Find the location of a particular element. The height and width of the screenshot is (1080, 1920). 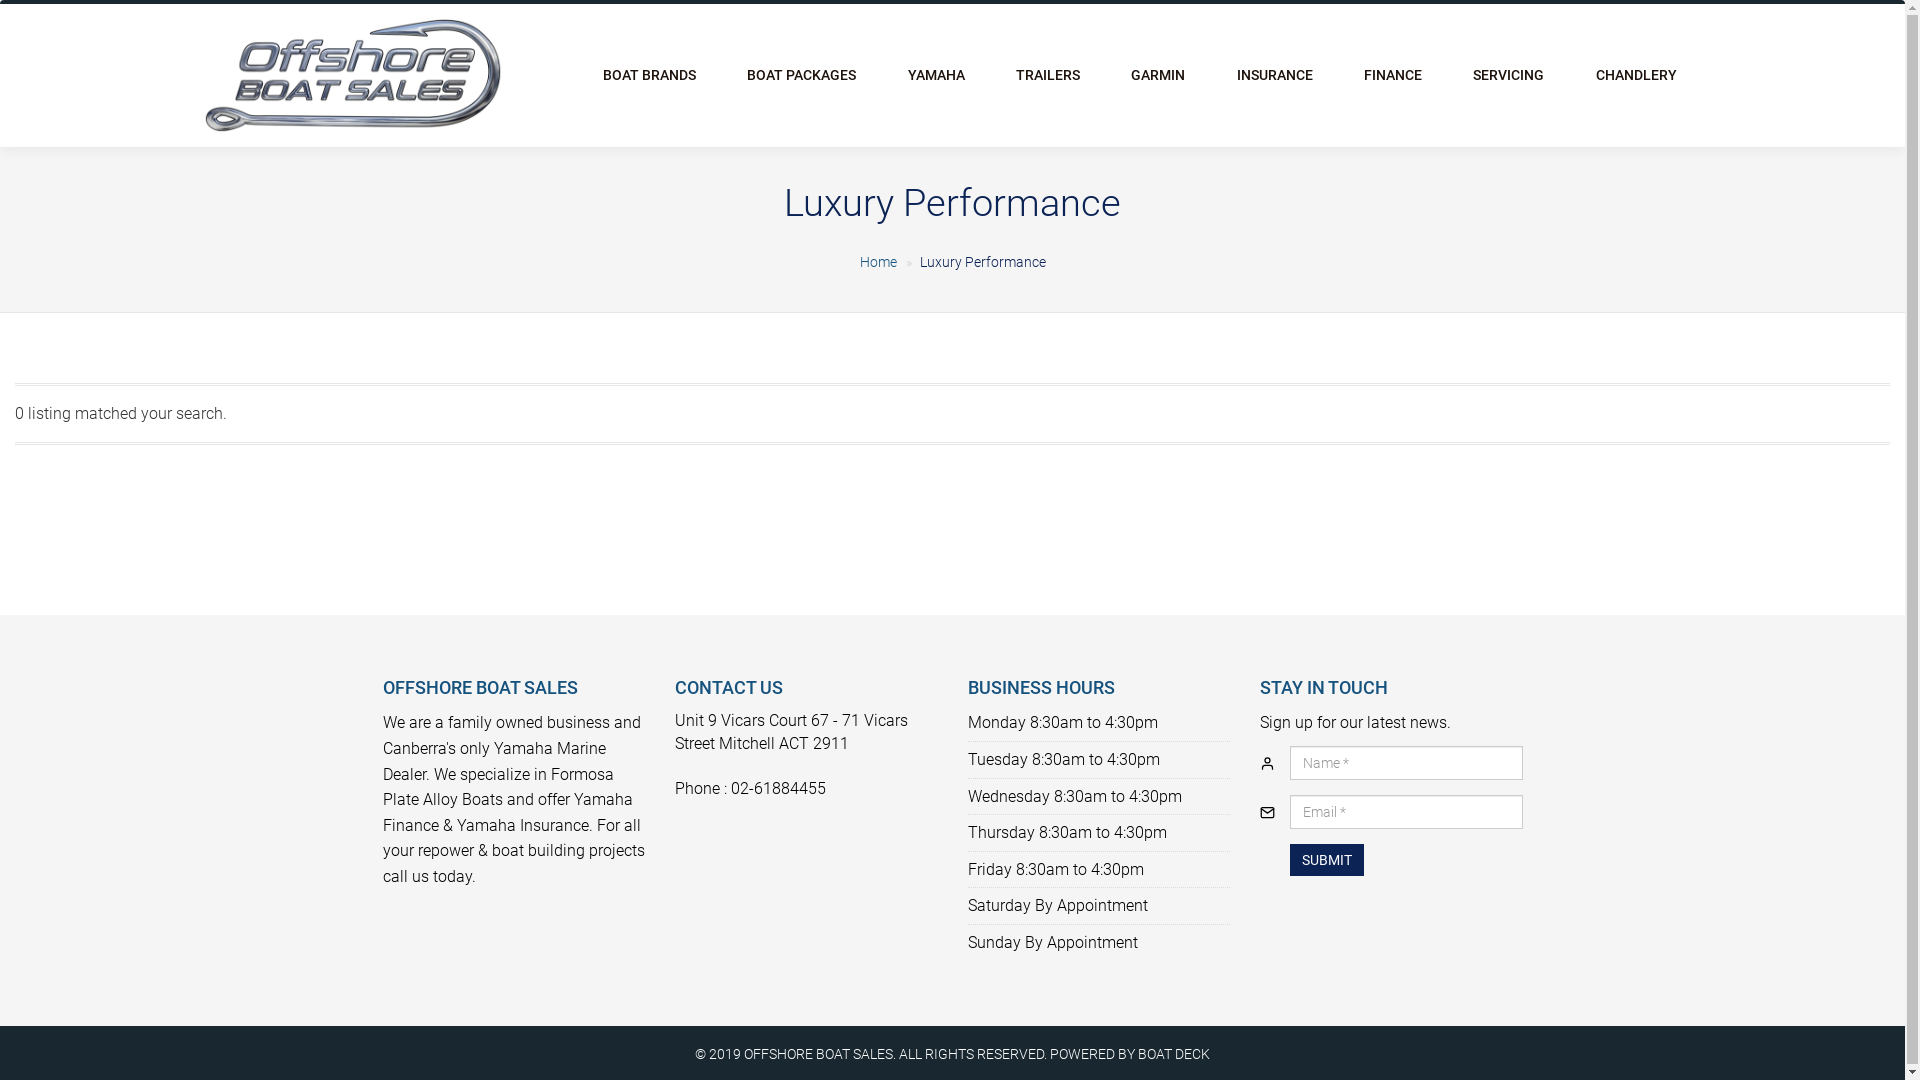

'FINANCE' is located at coordinates (1391, 74).